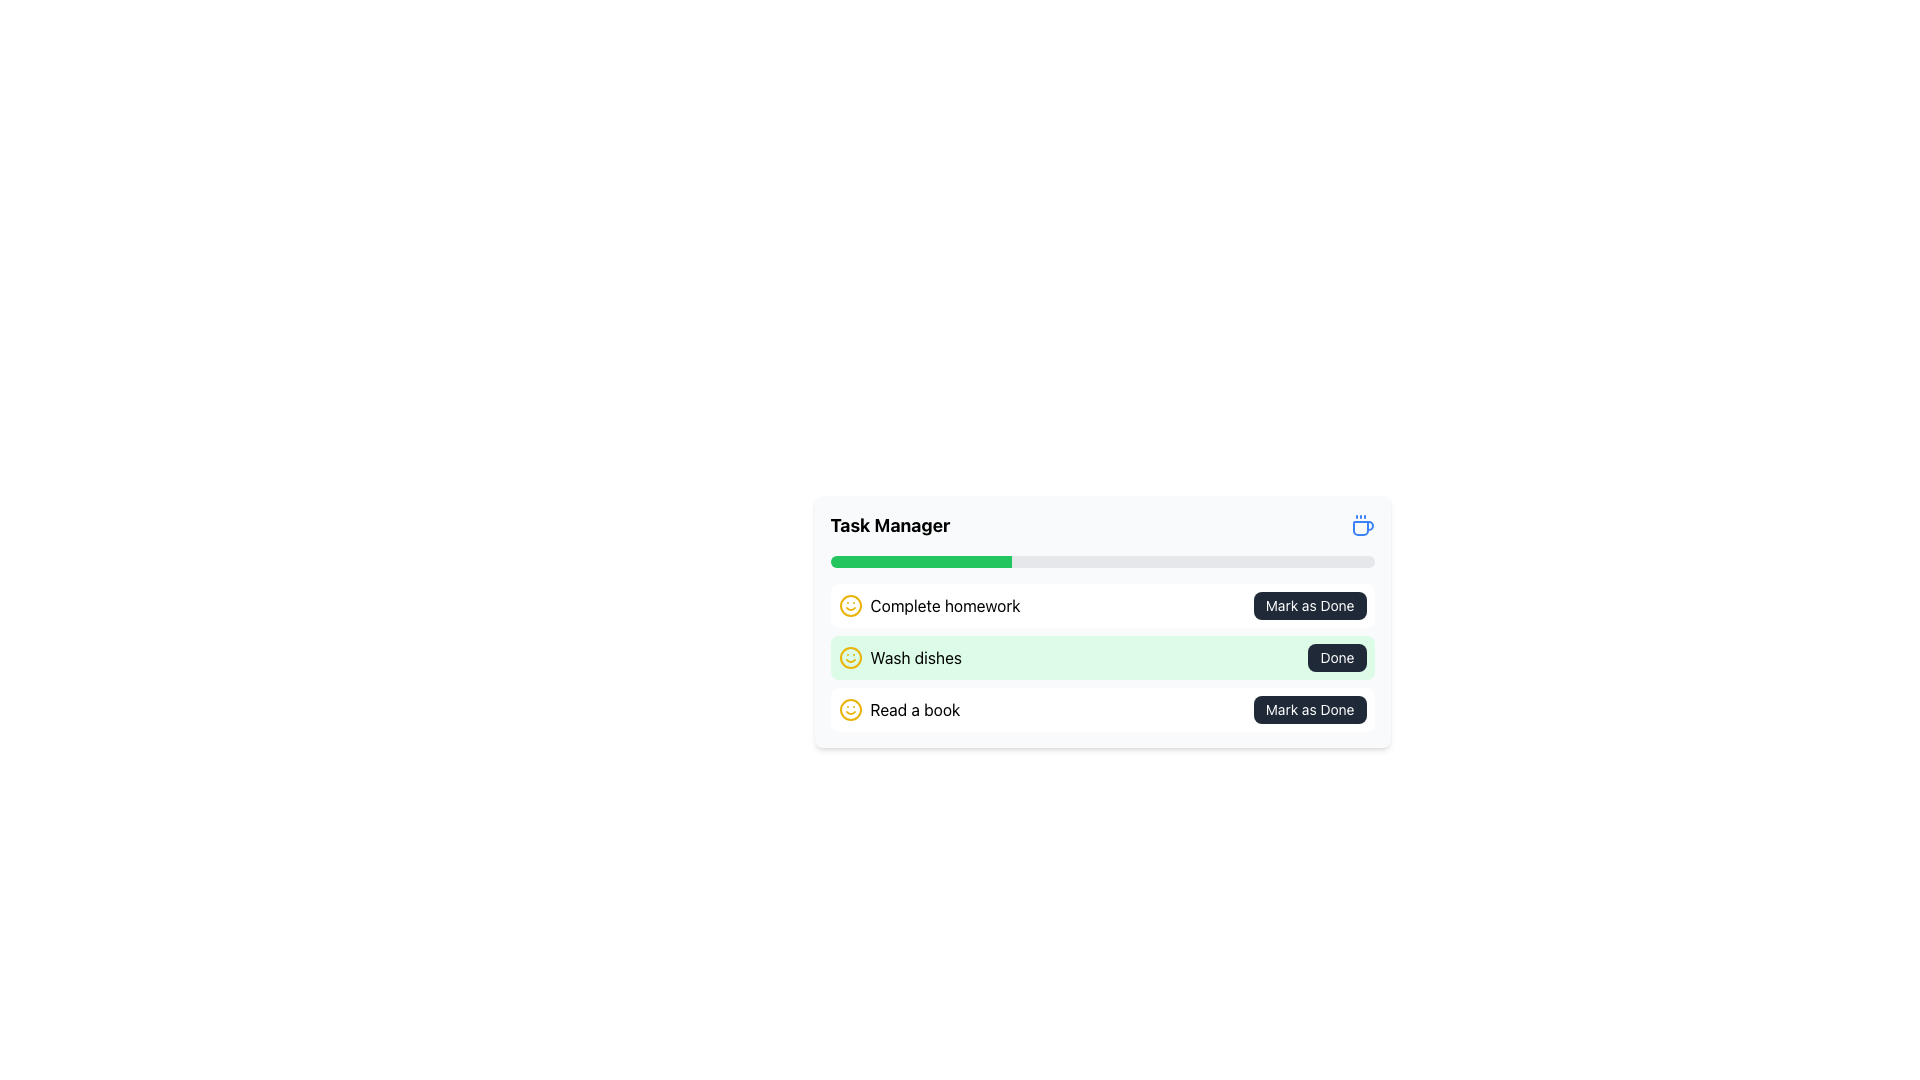 This screenshot has height=1080, width=1920. What do you see at coordinates (1101, 658) in the screenshot?
I see `the 'Done' button of the completed task 'Wash dishes' in the task management interface to trigger a highlight effect` at bounding box center [1101, 658].